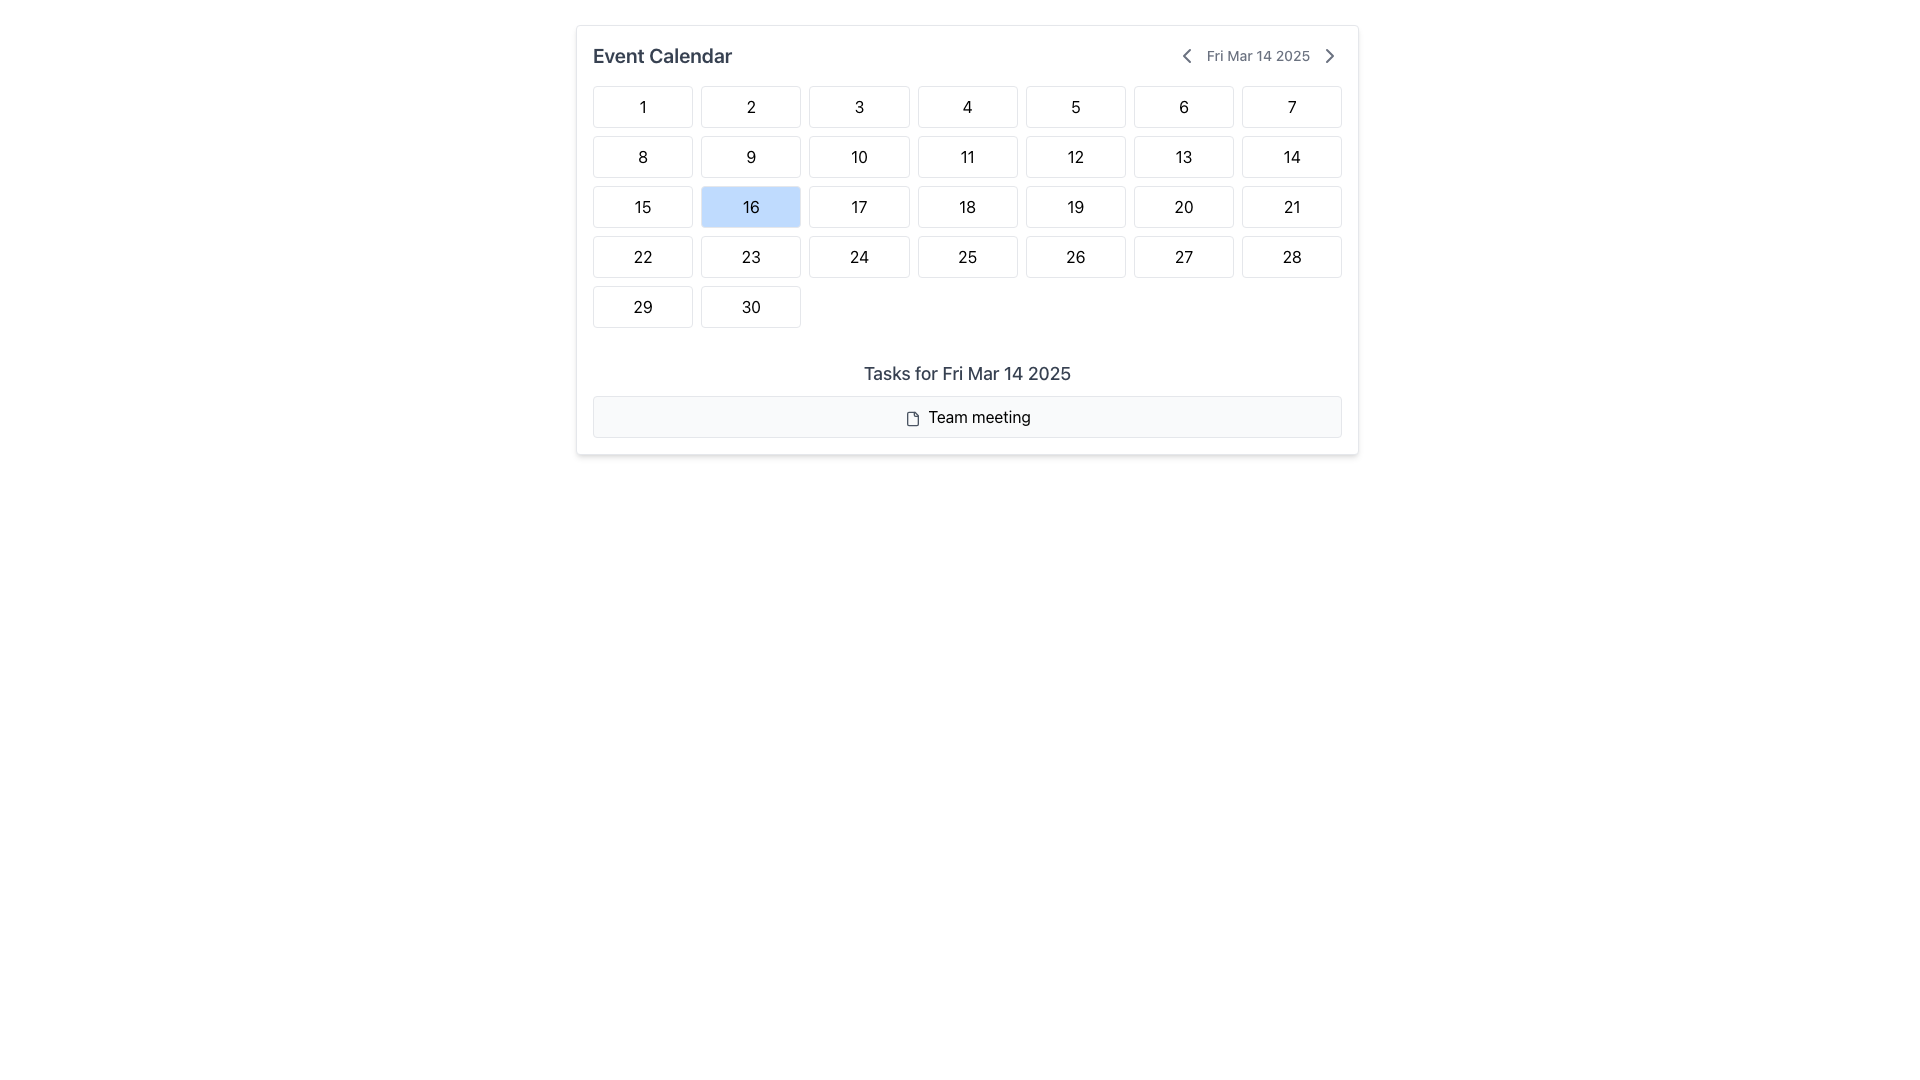  Describe the element at coordinates (967, 207) in the screenshot. I see `the calendar cell displaying the number '18' located in the fourth column of the third row` at that location.